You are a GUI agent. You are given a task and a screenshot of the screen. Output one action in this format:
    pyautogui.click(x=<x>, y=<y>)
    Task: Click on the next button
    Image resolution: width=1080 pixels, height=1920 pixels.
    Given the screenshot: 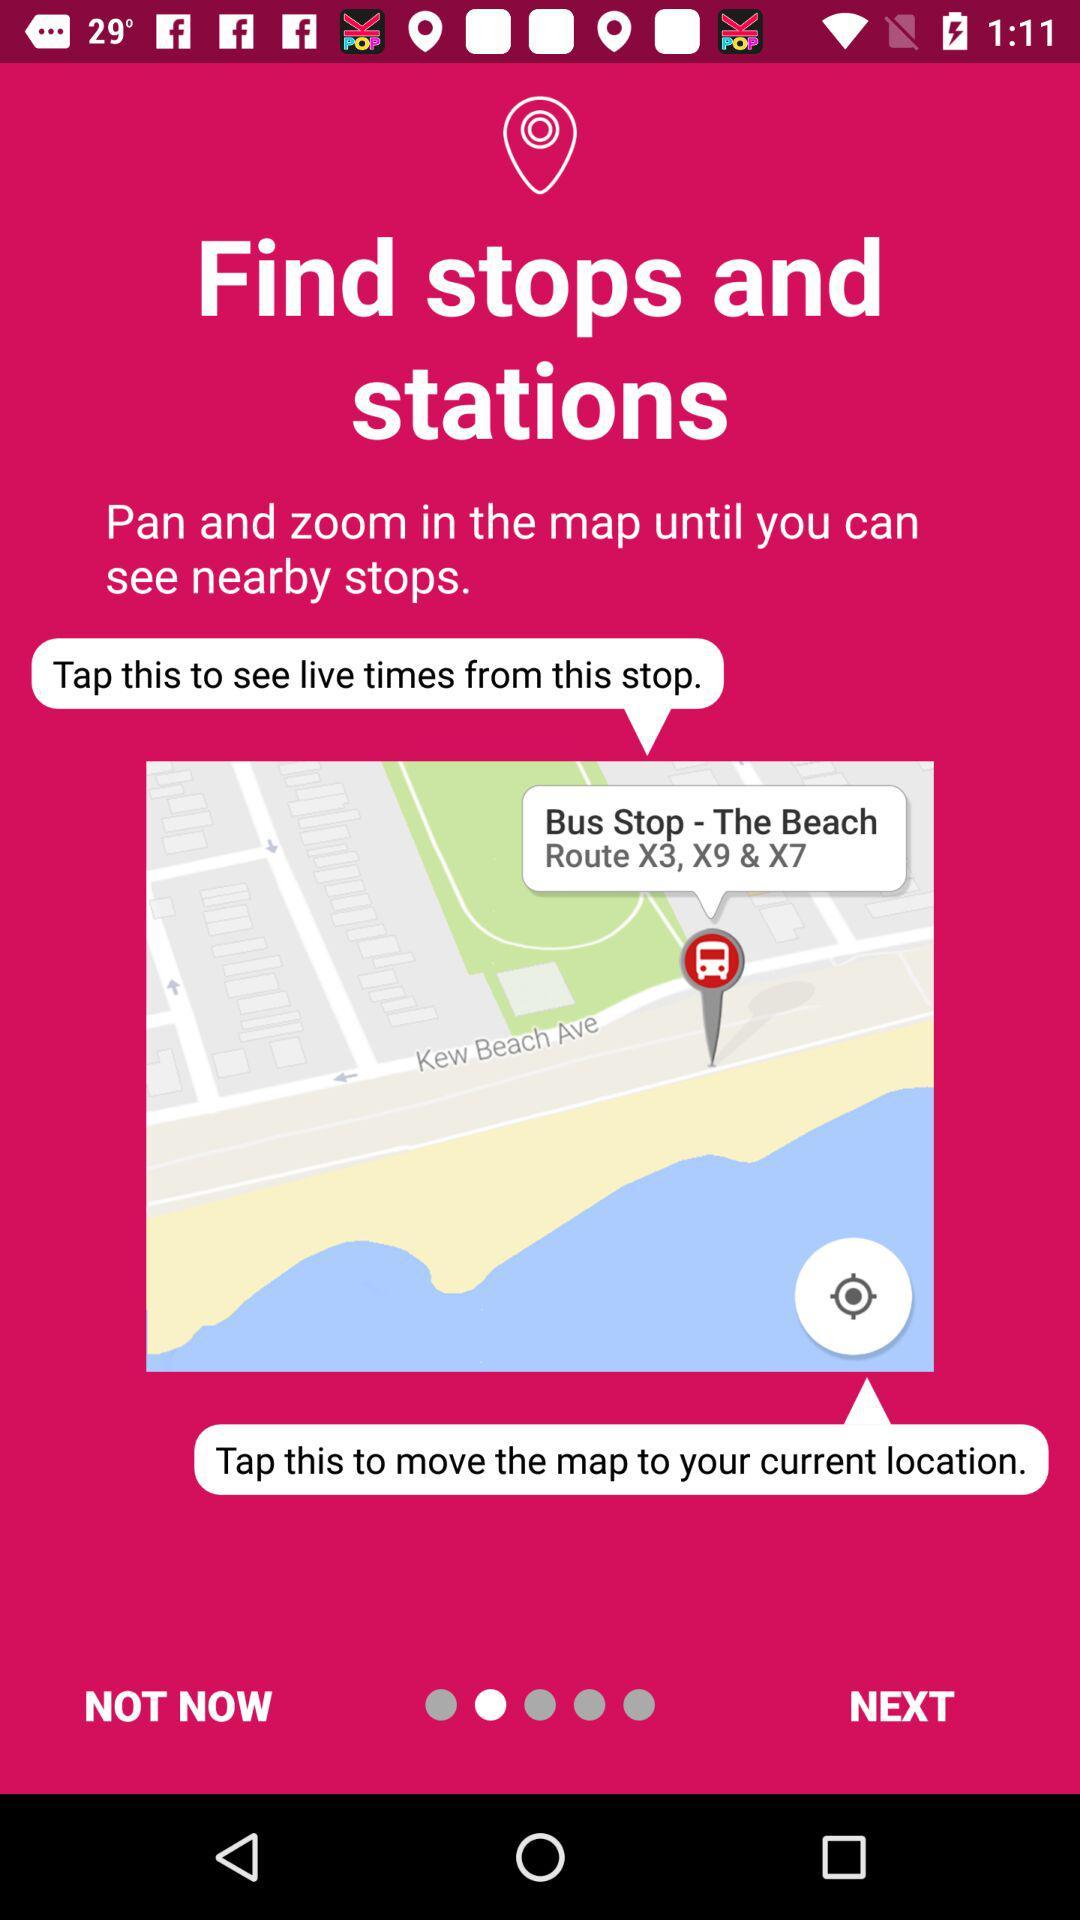 What is the action you would take?
    pyautogui.click(x=901, y=1703)
    